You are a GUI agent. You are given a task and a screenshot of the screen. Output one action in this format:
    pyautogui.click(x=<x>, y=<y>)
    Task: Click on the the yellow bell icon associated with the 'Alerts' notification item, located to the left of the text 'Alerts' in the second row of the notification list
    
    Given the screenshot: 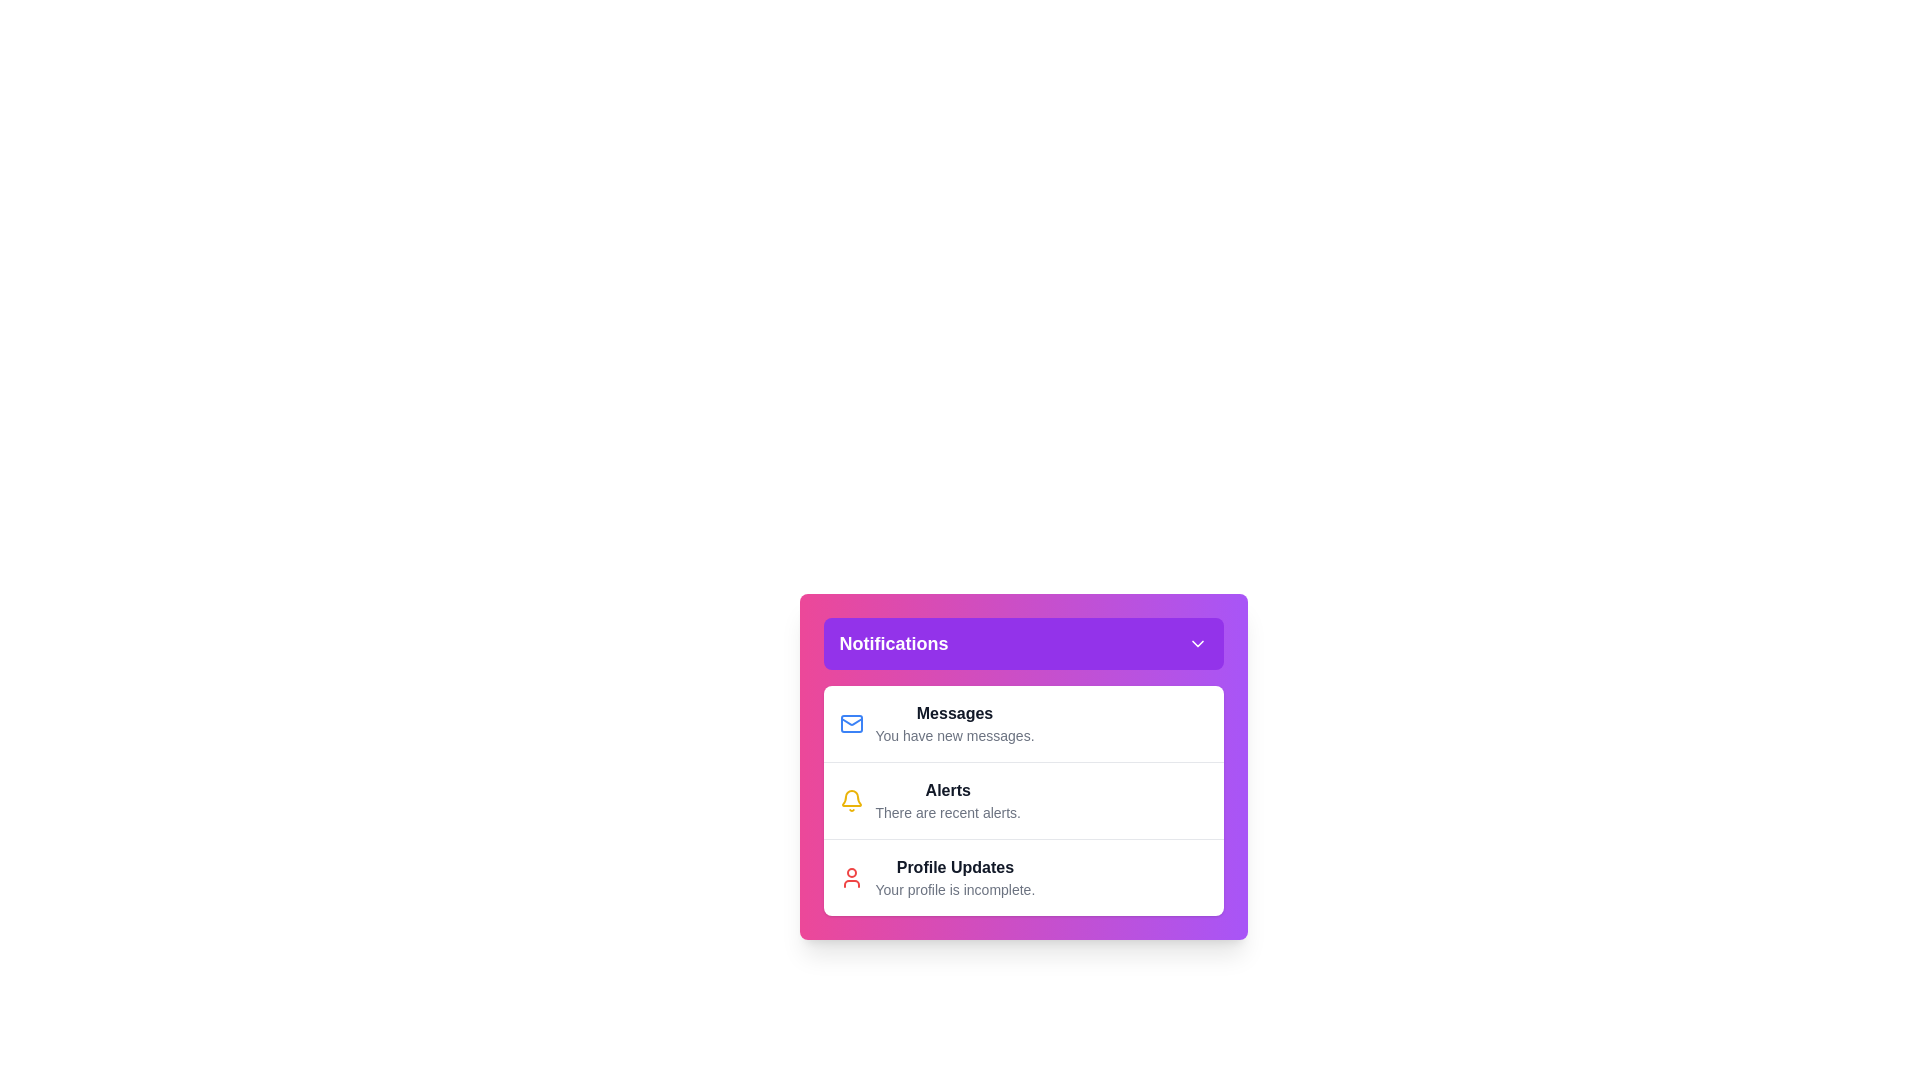 What is the action you would take?
    pyautogui.click(x=851, y=800)
    